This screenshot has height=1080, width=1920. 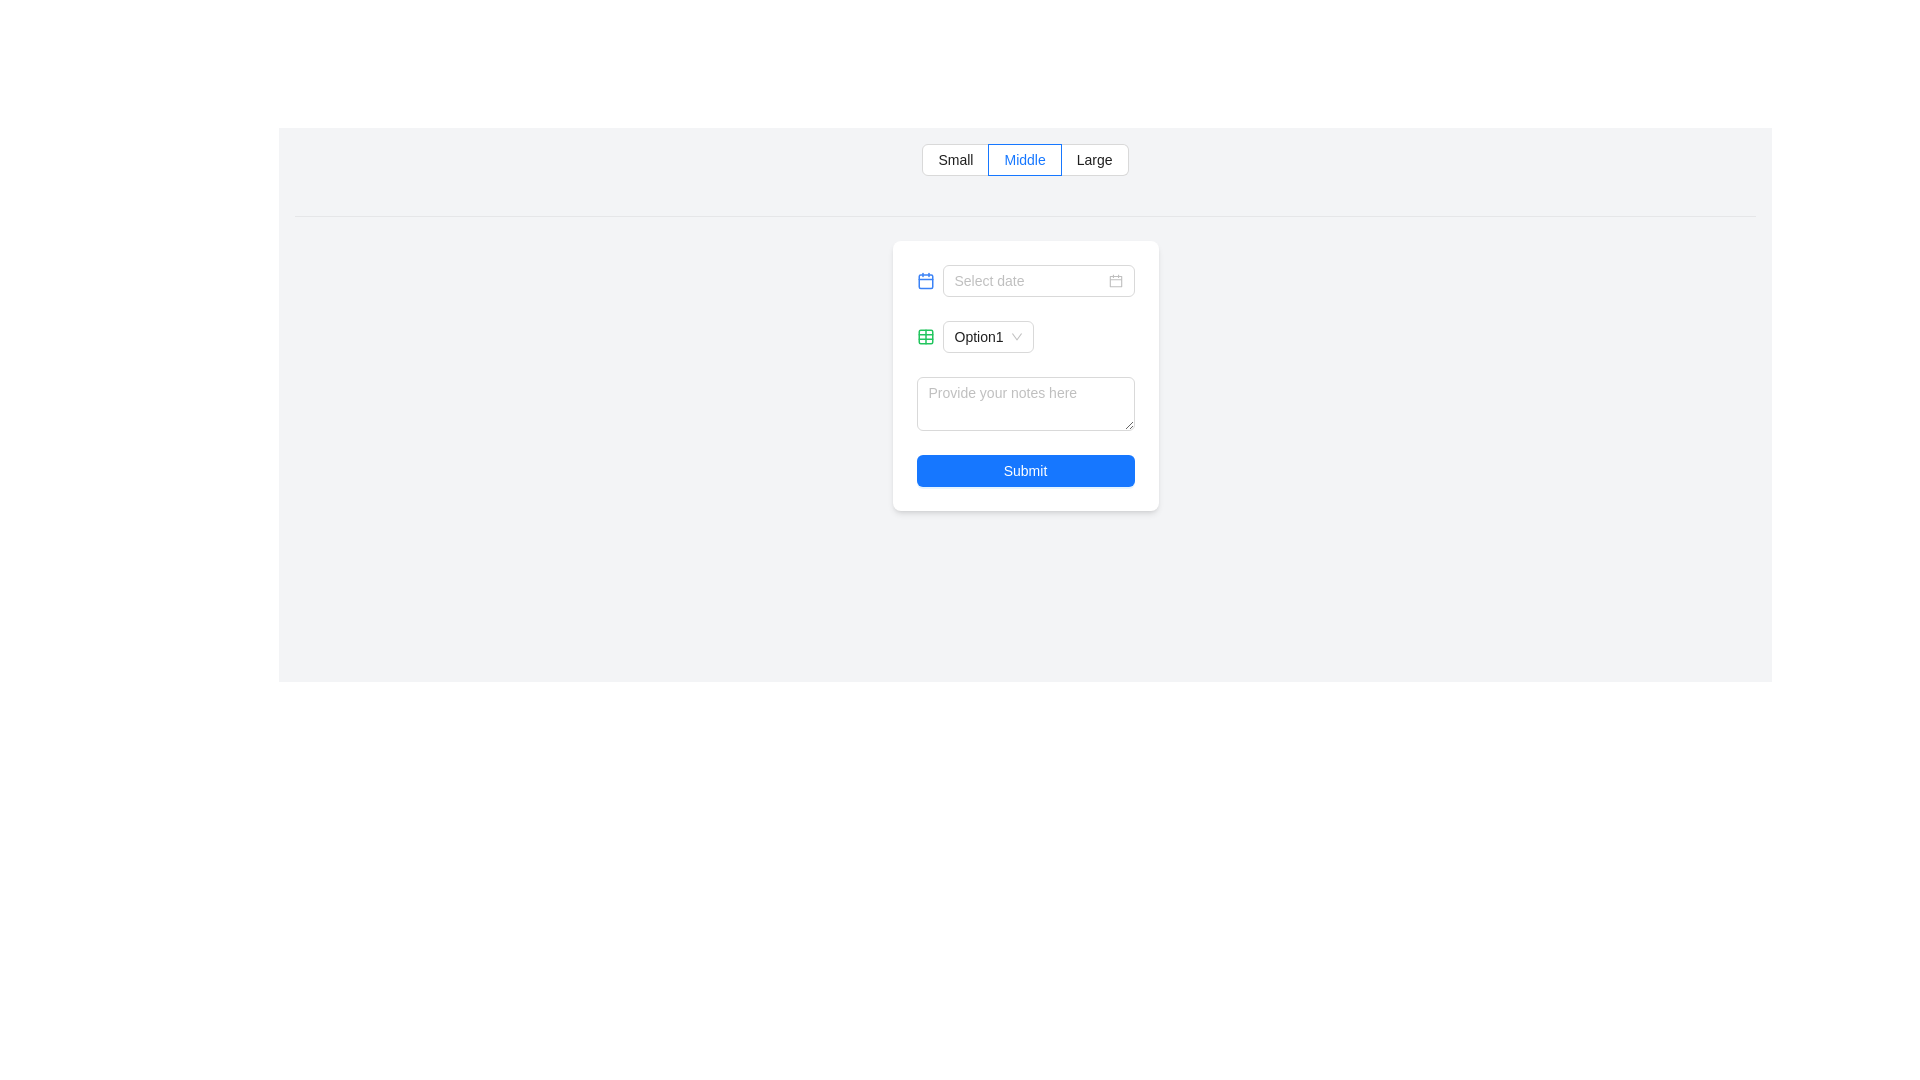 What do you see at coordinates (1025, 158) in the screenshot?
I see `the 'Middle' radio button which is styled as a rectangular button and is positioned centrally between 'Small' and 'Large' in a group of three by` at bounding box center [1025, 158].